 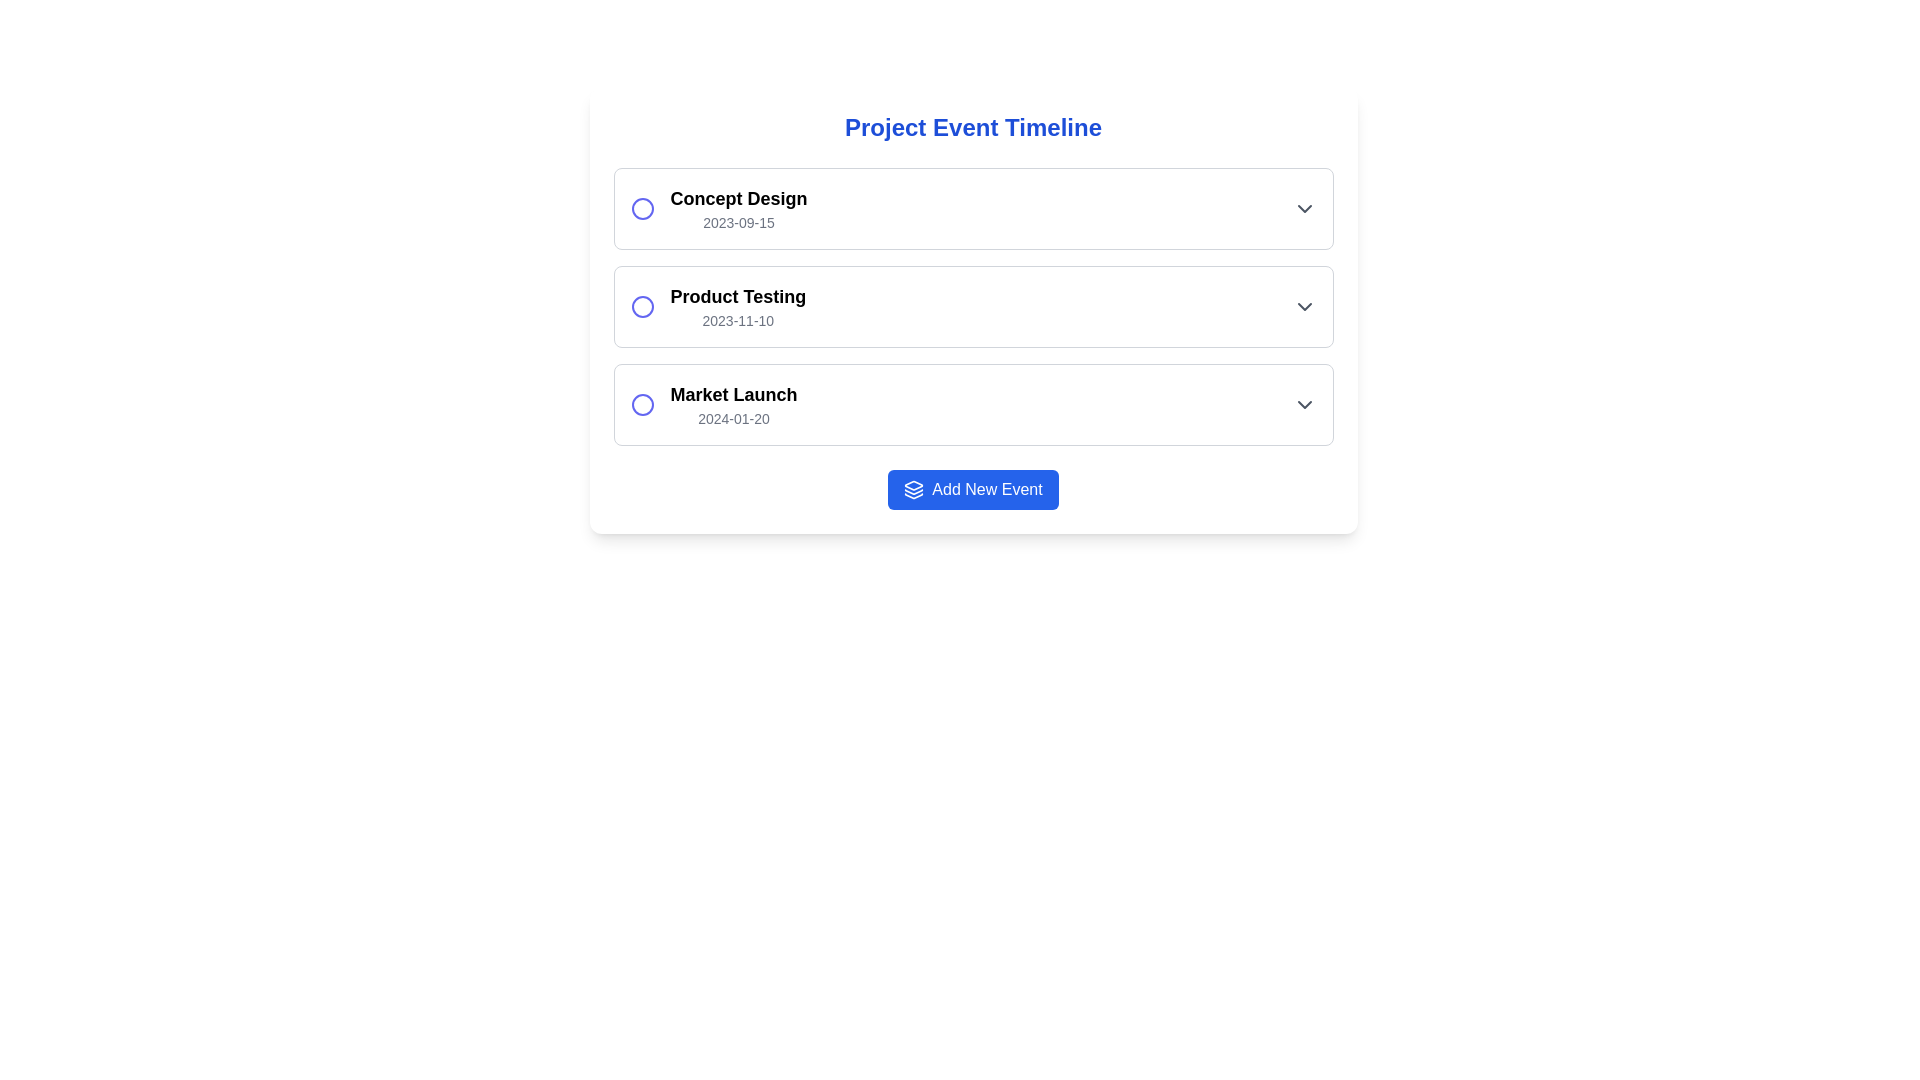 What do you see at coordinates (738, 199) in the screenshot?
I see `the text label reading 'Concept Design', which is styled in a bold, large font and is located to the right of a circular radio button in the 'Project Event Timeline' interface` at bounding box center [738, 199].